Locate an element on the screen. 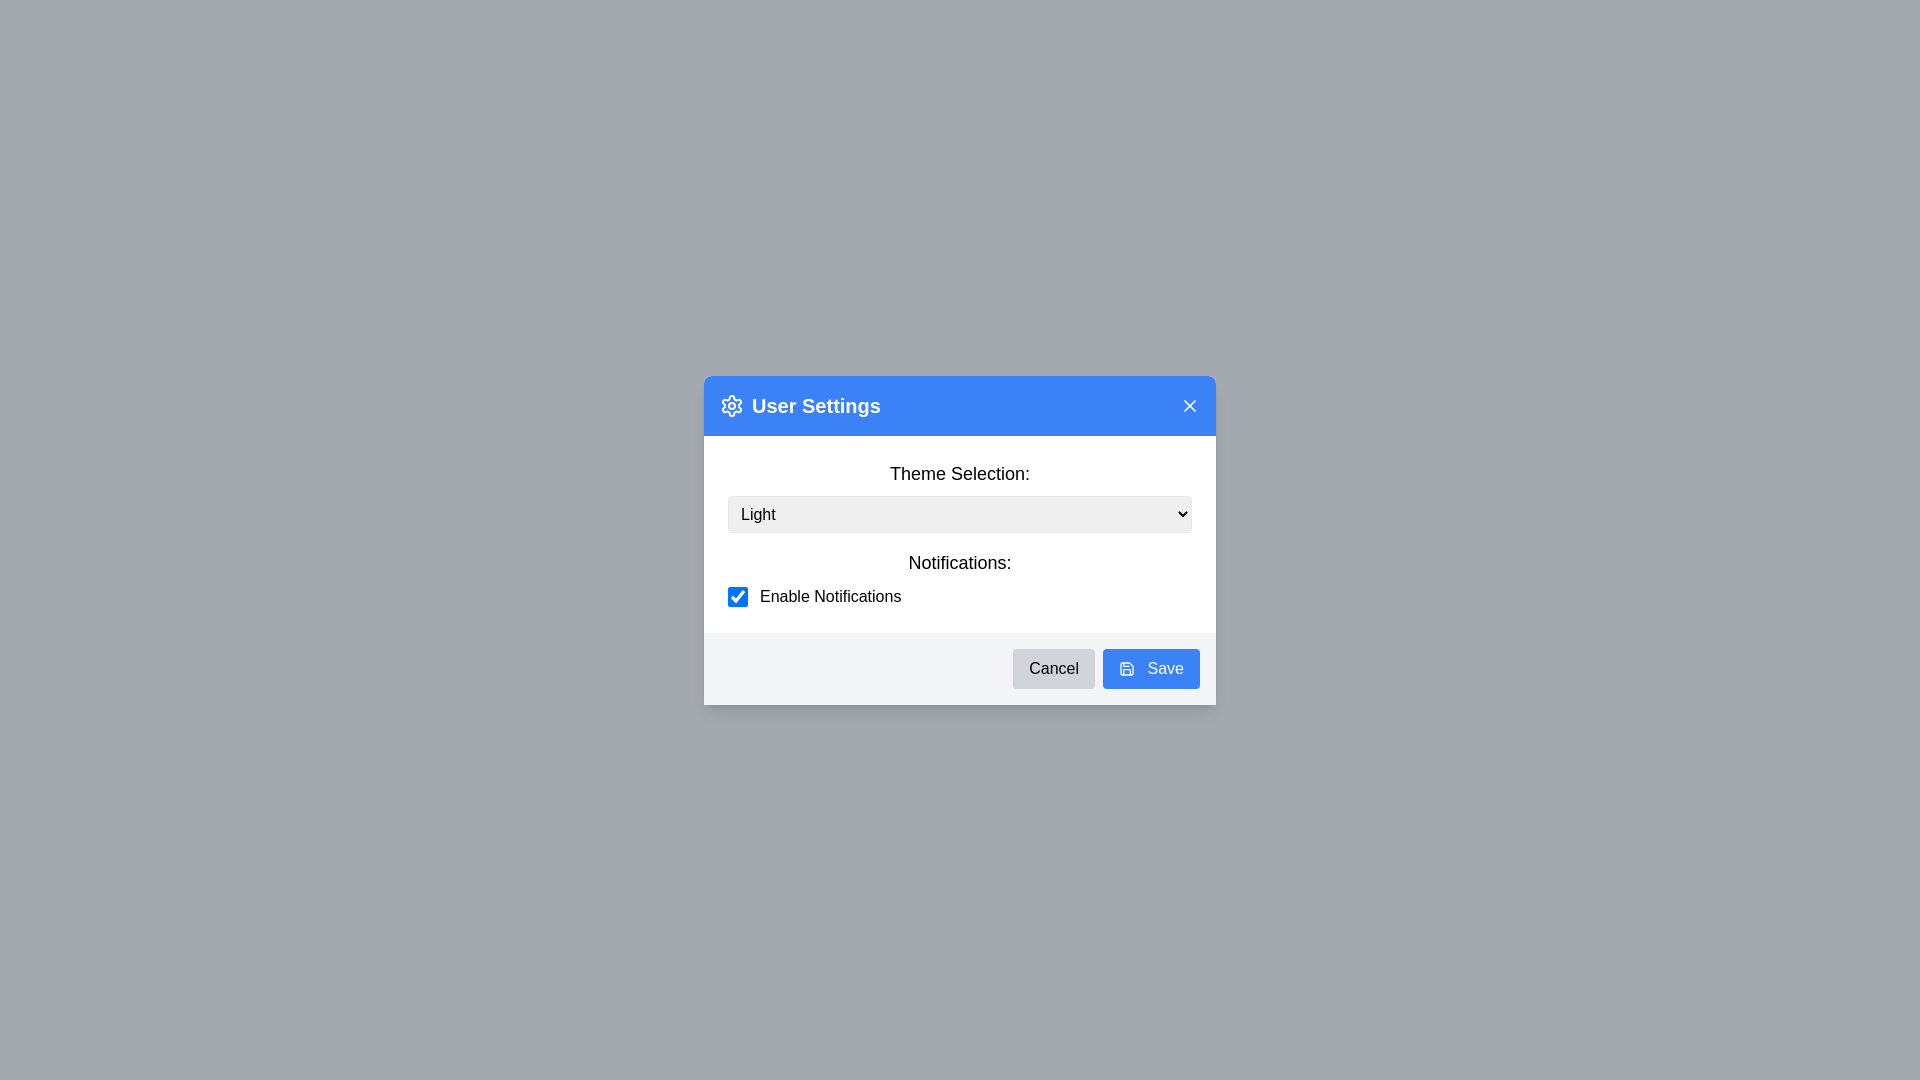 The height and width of the screenshot is (1080, 1920). the close button located in the top-right corner of the 'User Settings' dialog header to indicate interactivity is located at coordinates (1190, 405).